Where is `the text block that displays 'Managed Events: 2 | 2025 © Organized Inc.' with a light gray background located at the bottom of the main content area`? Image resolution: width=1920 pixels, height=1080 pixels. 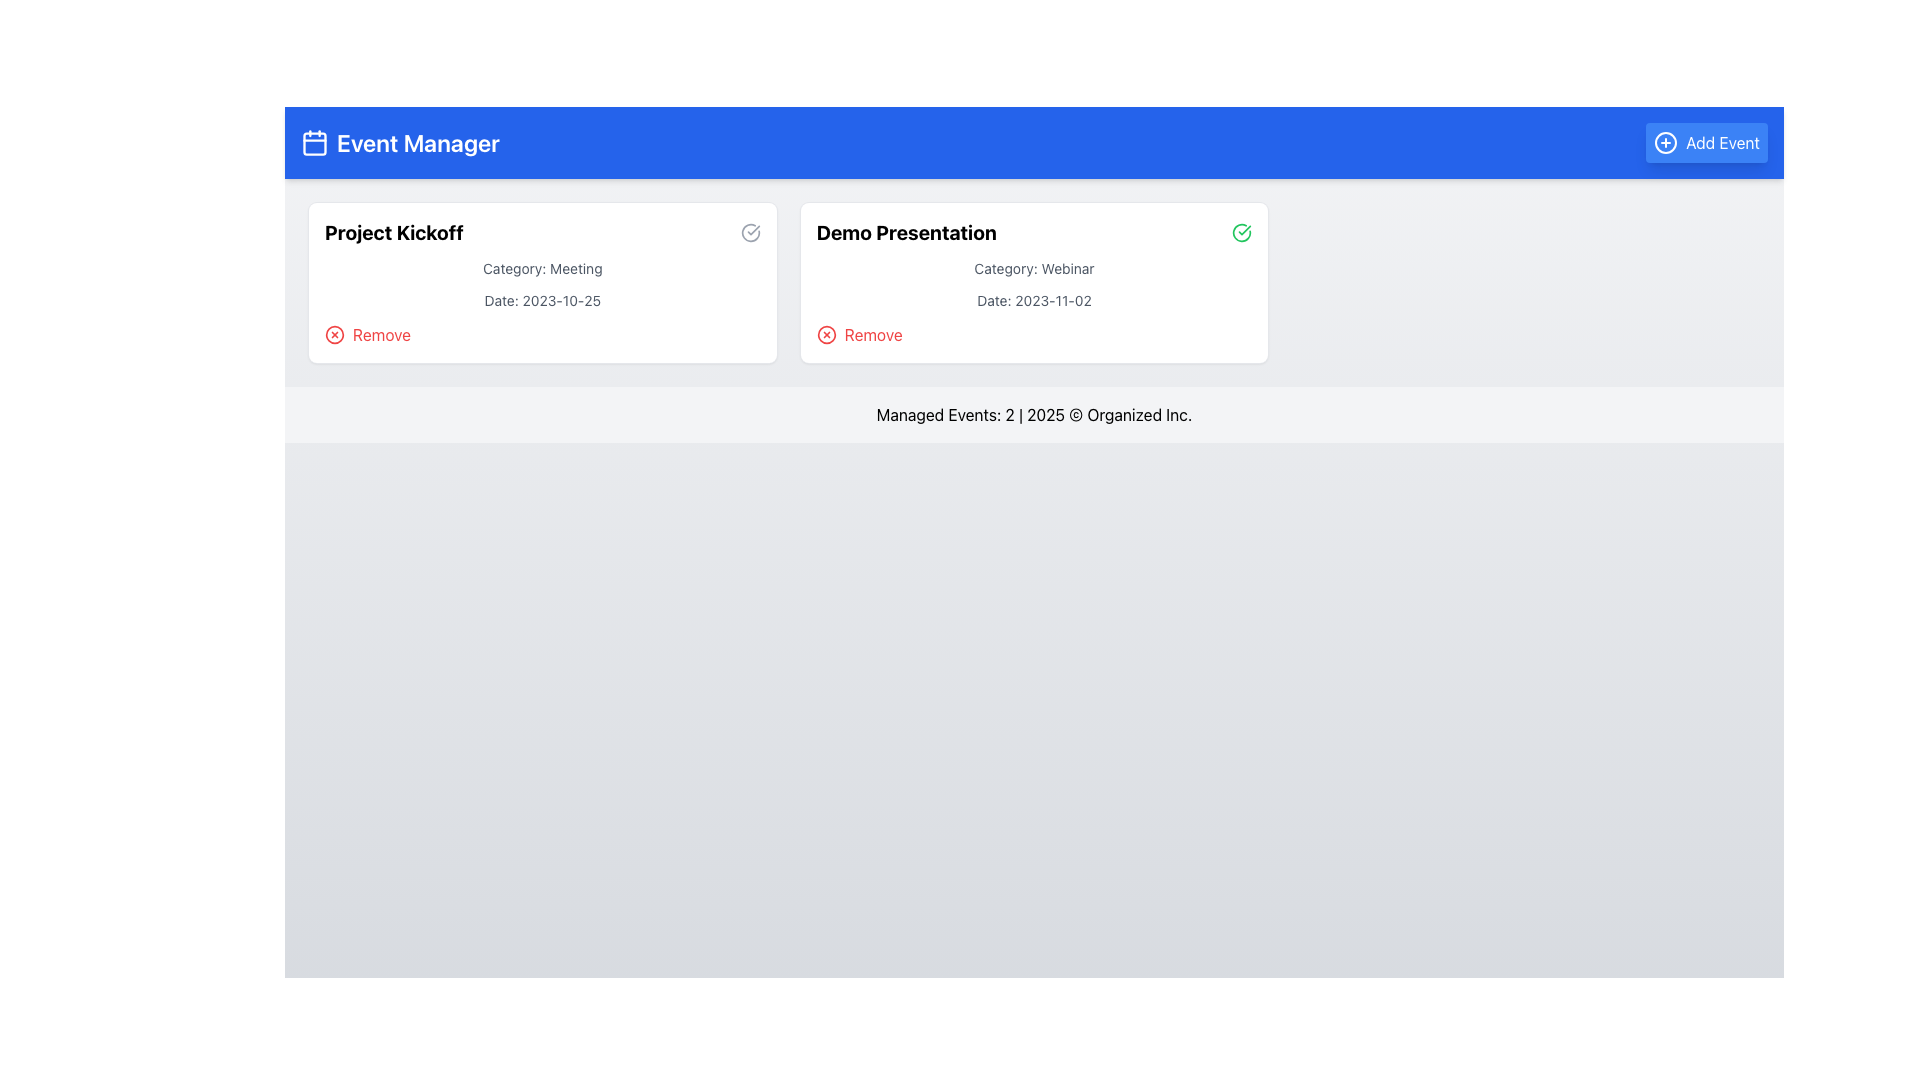 the text block that displays 'Managed Events: 2 | 2025 © Organized Inc.' with a light gray background located at the bottom of the main content area is located at coordinates (1034, 414).